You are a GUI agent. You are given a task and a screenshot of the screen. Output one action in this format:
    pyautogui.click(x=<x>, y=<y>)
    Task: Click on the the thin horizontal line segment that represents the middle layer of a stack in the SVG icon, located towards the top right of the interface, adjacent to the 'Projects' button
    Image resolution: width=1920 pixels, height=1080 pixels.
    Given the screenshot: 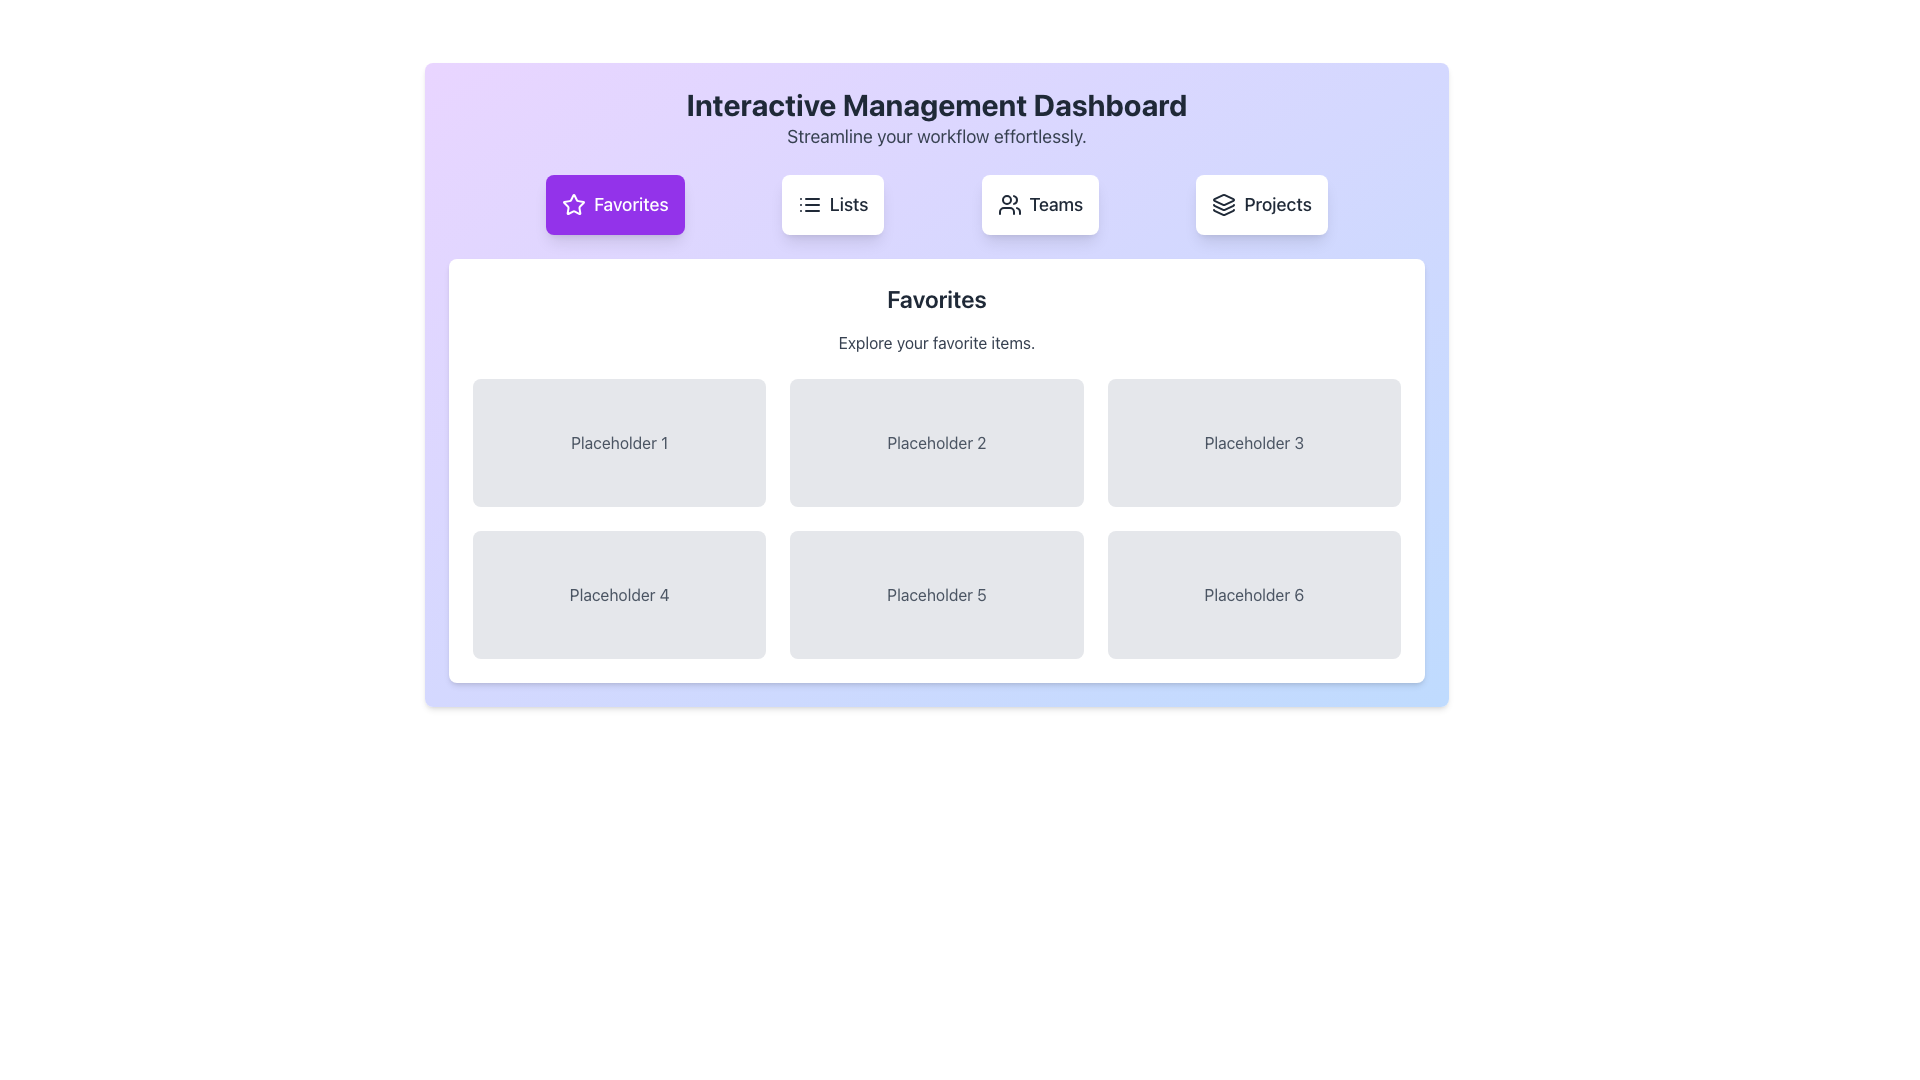 What is the action you would take?
    pyautogui.click(x=1223, y=207)
    